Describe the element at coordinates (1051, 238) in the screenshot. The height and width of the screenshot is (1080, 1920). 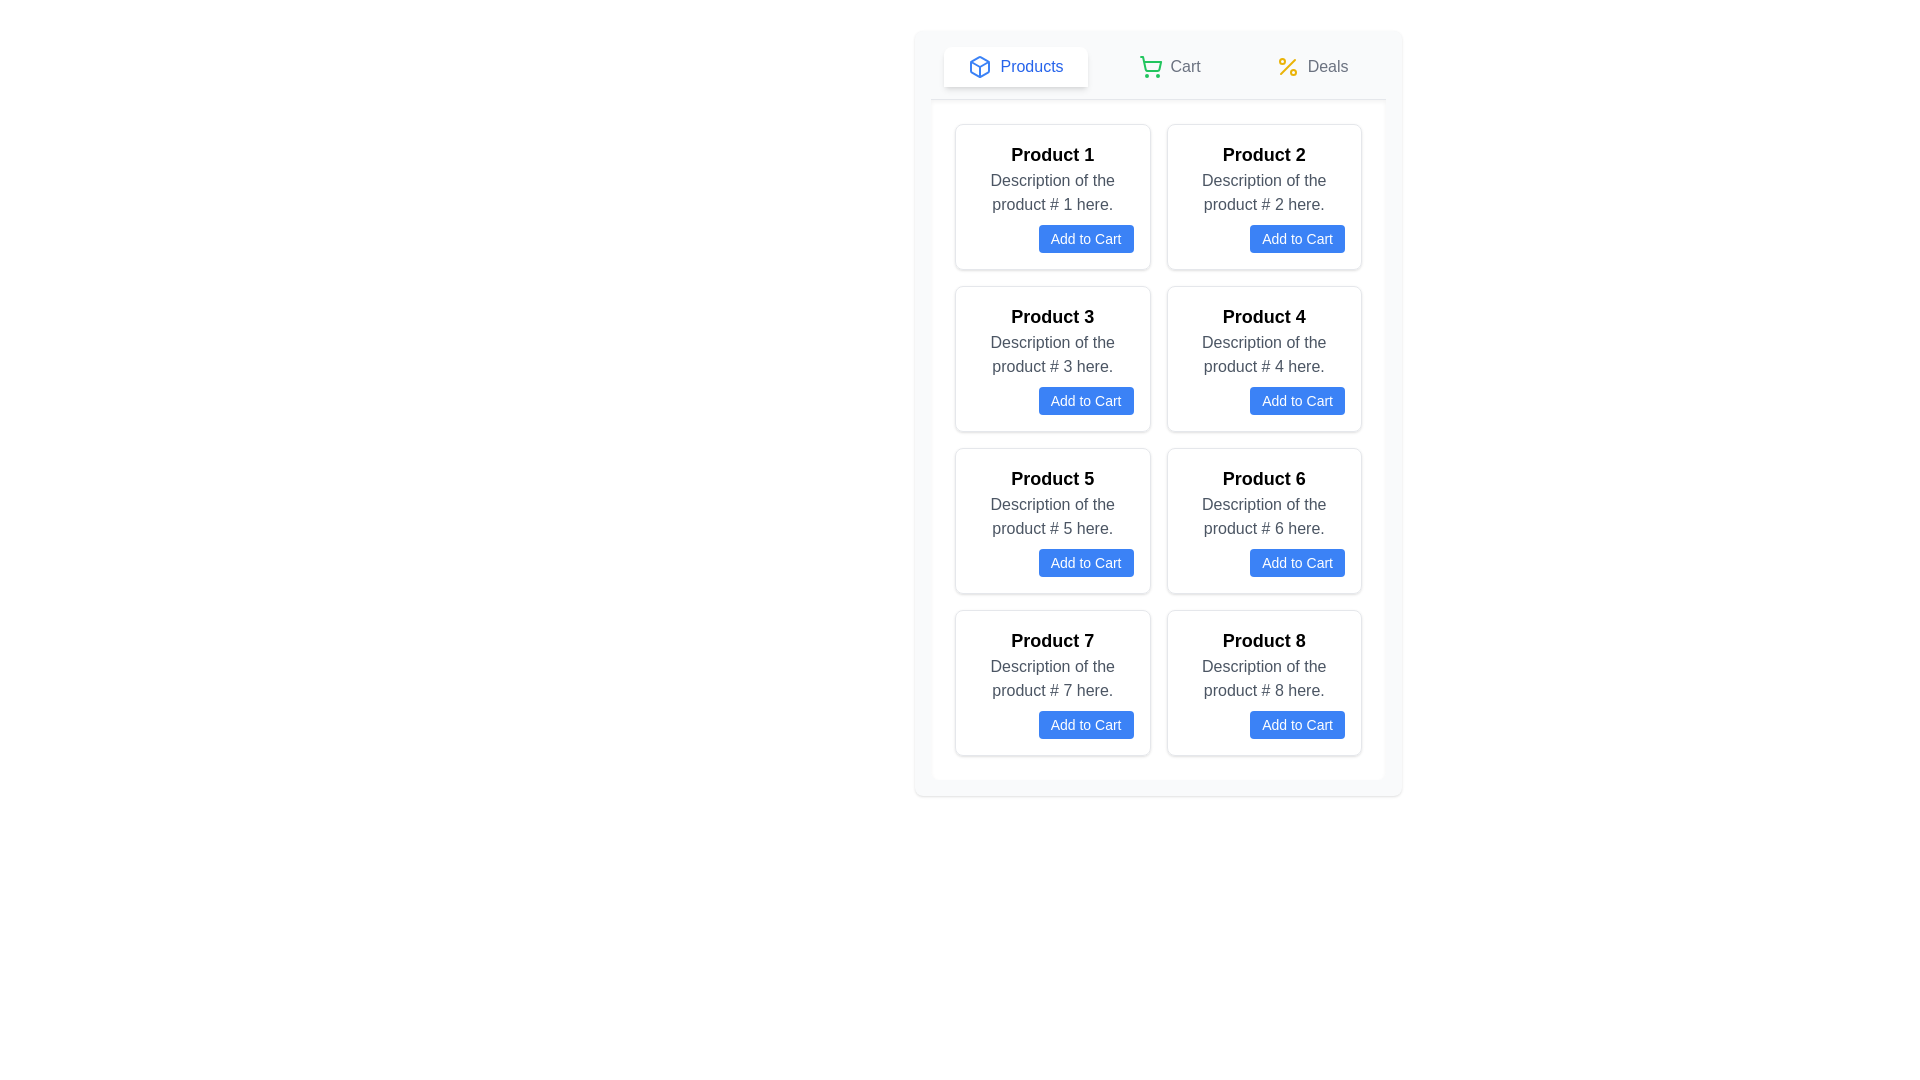
I see `the button that adds 'Product 1' to the shopping cart` at that location.